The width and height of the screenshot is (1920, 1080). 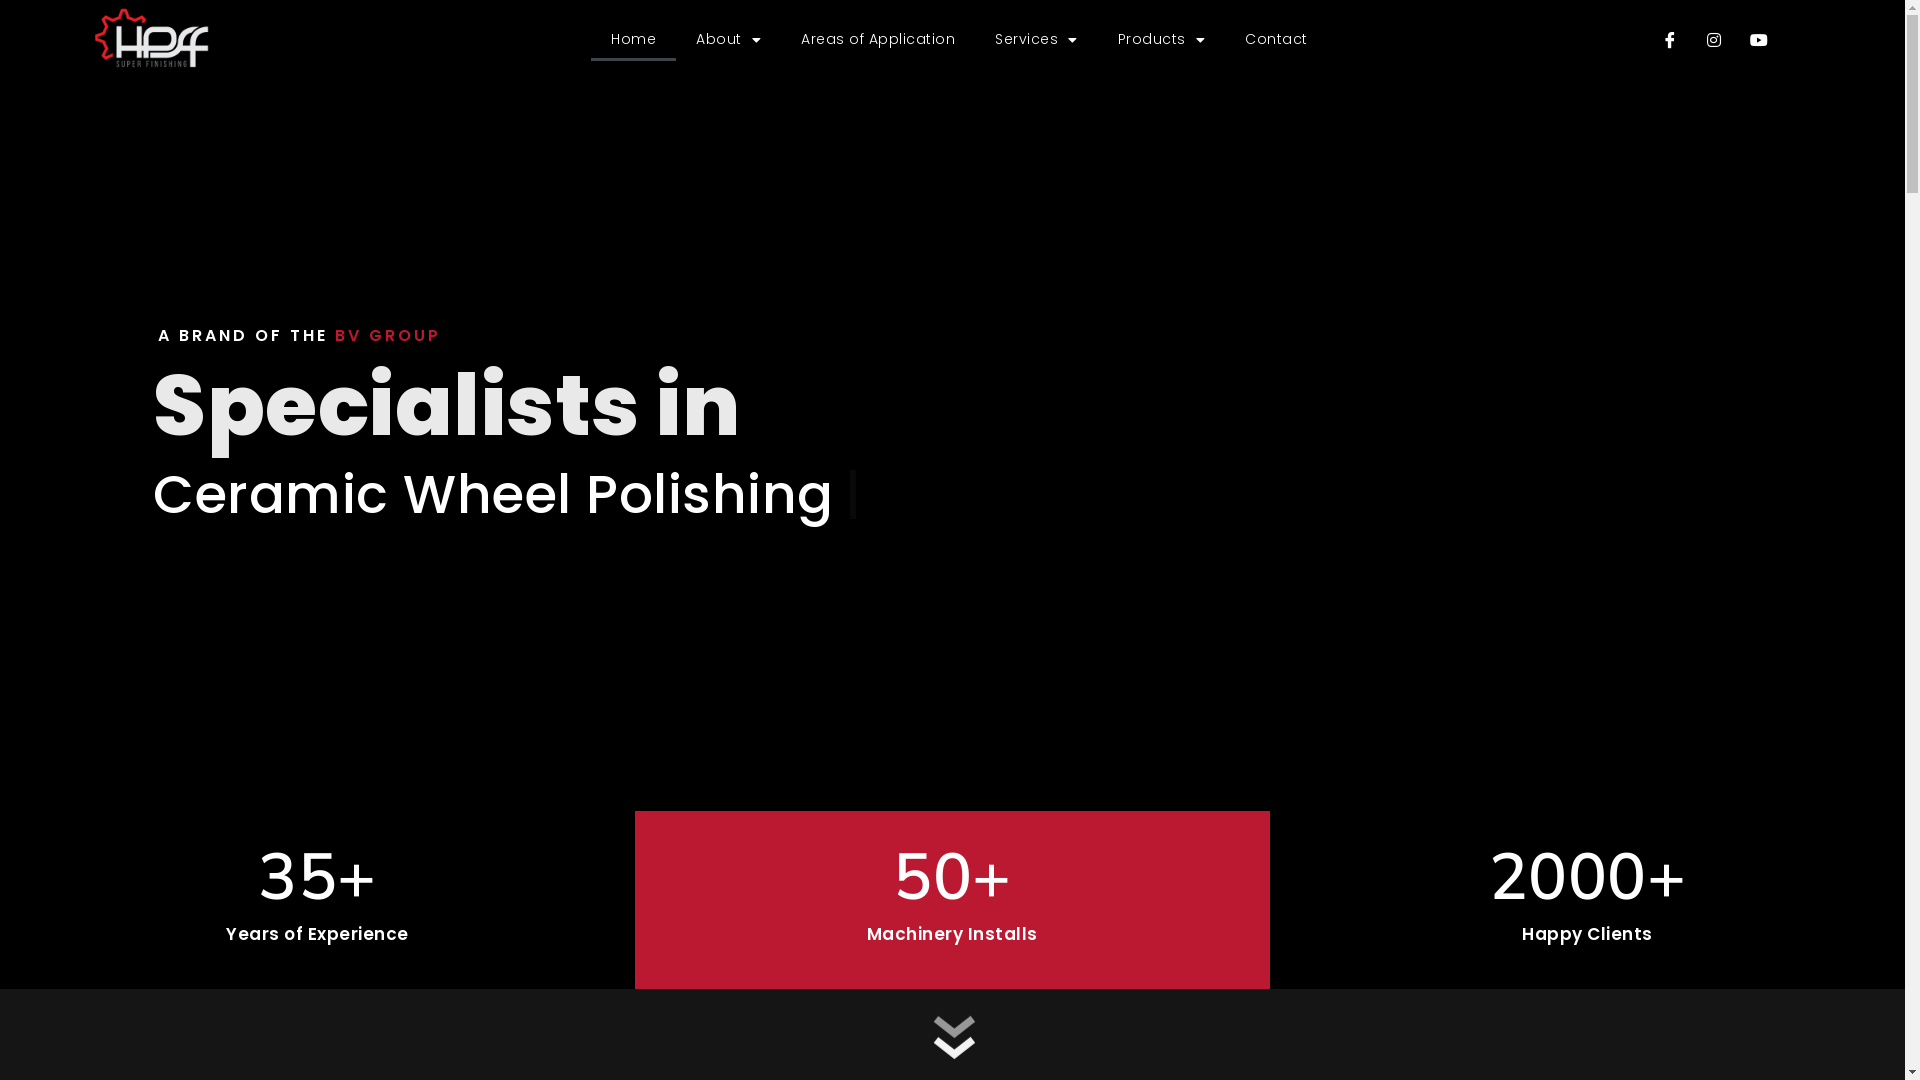 What do you see at coordinates (676, 39) in the screenshot?
I see `'About'` at bounding box center [676, 39].